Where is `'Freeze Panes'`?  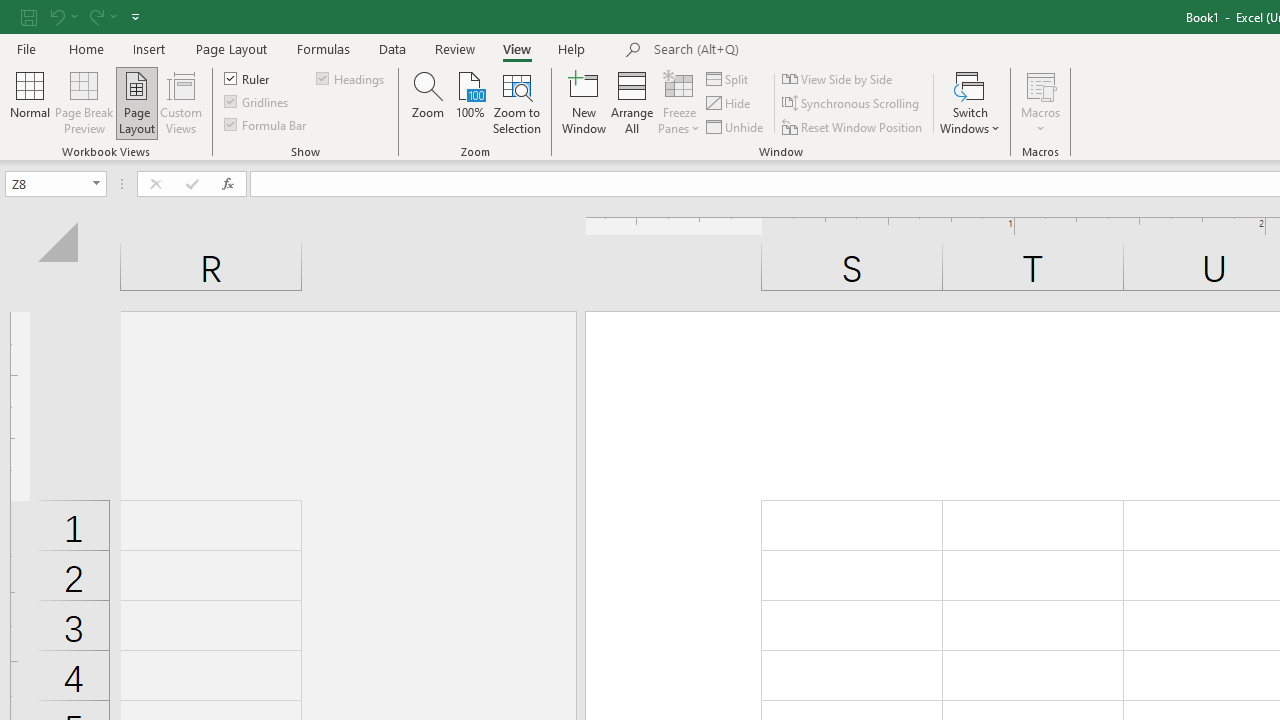
'Freeze Panes' is located at coordinates (679, 103).